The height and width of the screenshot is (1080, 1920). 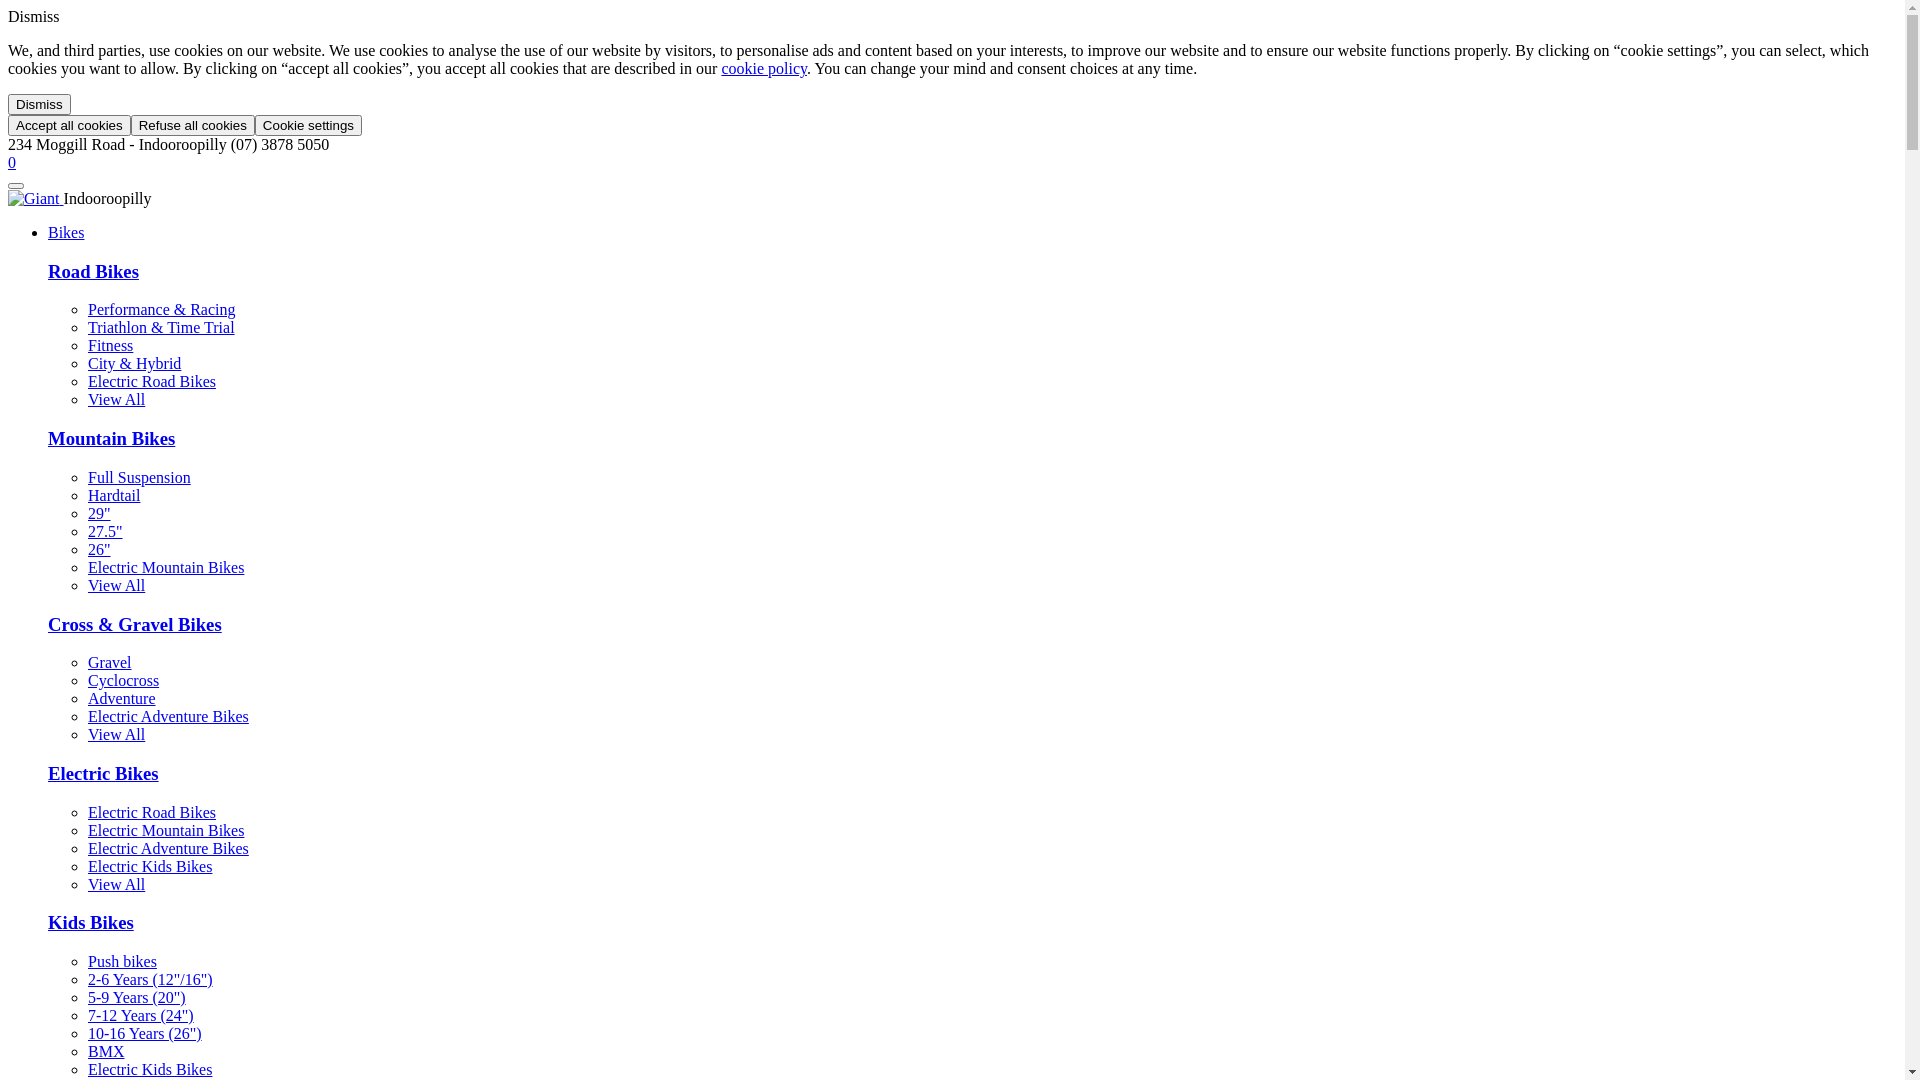 What do you see at coordinates (133, 623) in the screenshot?
I see `'Cross & Gravel Bikes'` at bounding box center [133, 623].